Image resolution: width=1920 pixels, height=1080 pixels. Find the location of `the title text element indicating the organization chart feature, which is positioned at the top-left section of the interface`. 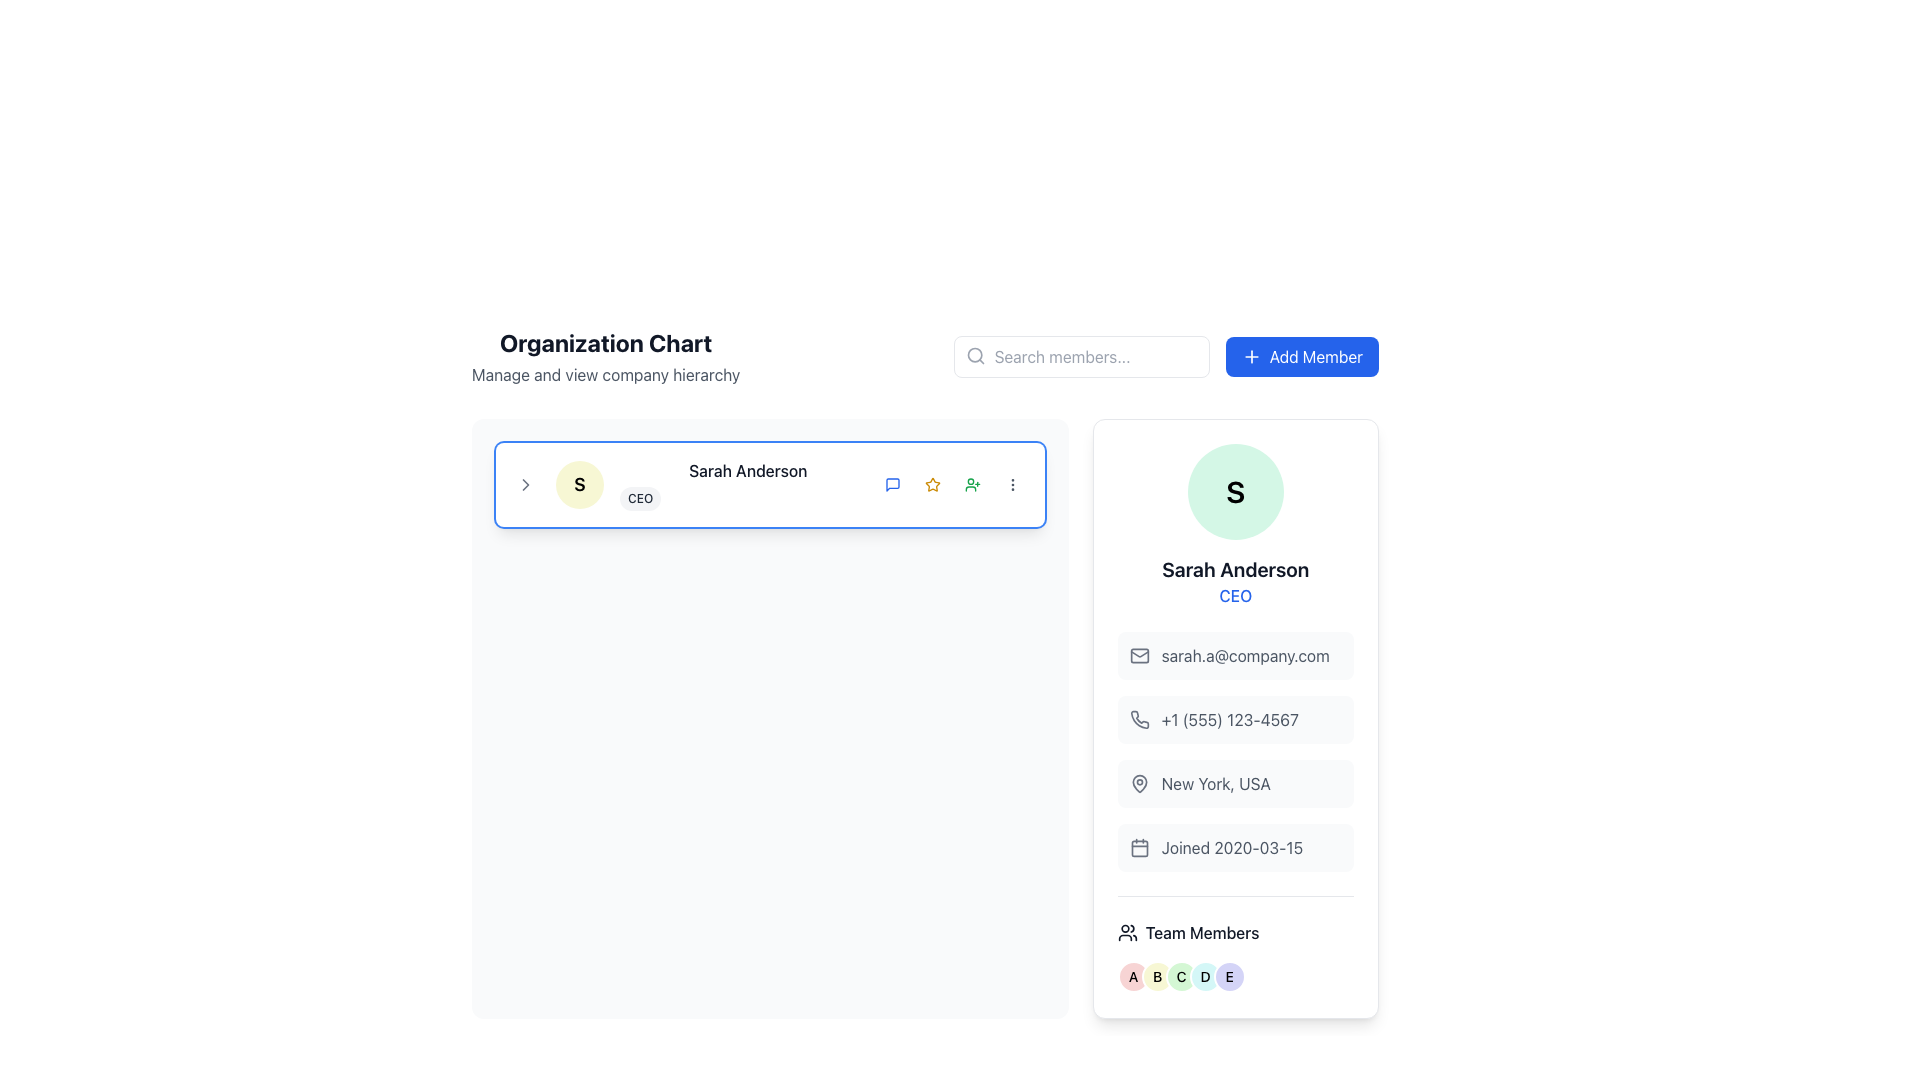

the title text element indicating the organization chart feature, which is positioned at the top-left section of the interface is located at coordinates (605, 342).